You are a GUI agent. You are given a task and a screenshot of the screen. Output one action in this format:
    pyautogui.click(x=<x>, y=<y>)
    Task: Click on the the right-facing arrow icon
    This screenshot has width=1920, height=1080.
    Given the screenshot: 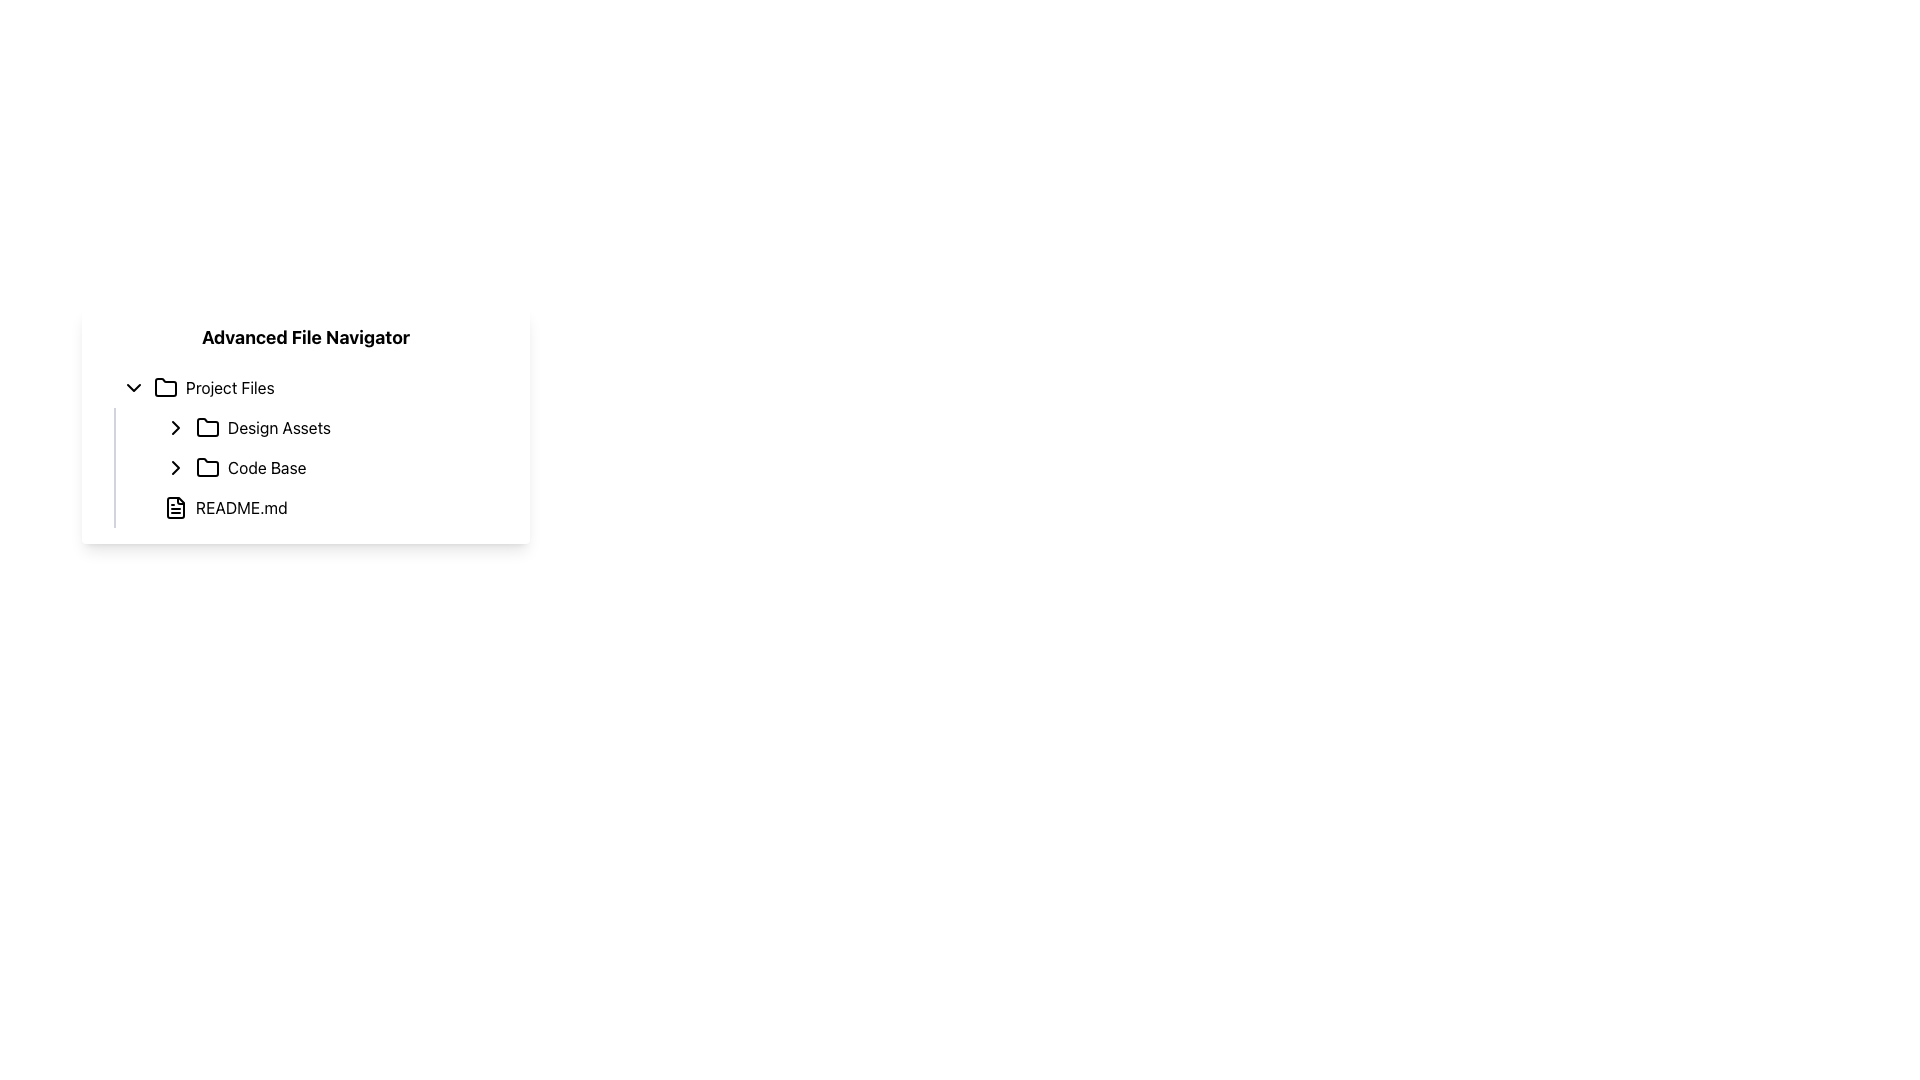 What is the action you would take?
    pyautogui.click(x=176, y=427)
    